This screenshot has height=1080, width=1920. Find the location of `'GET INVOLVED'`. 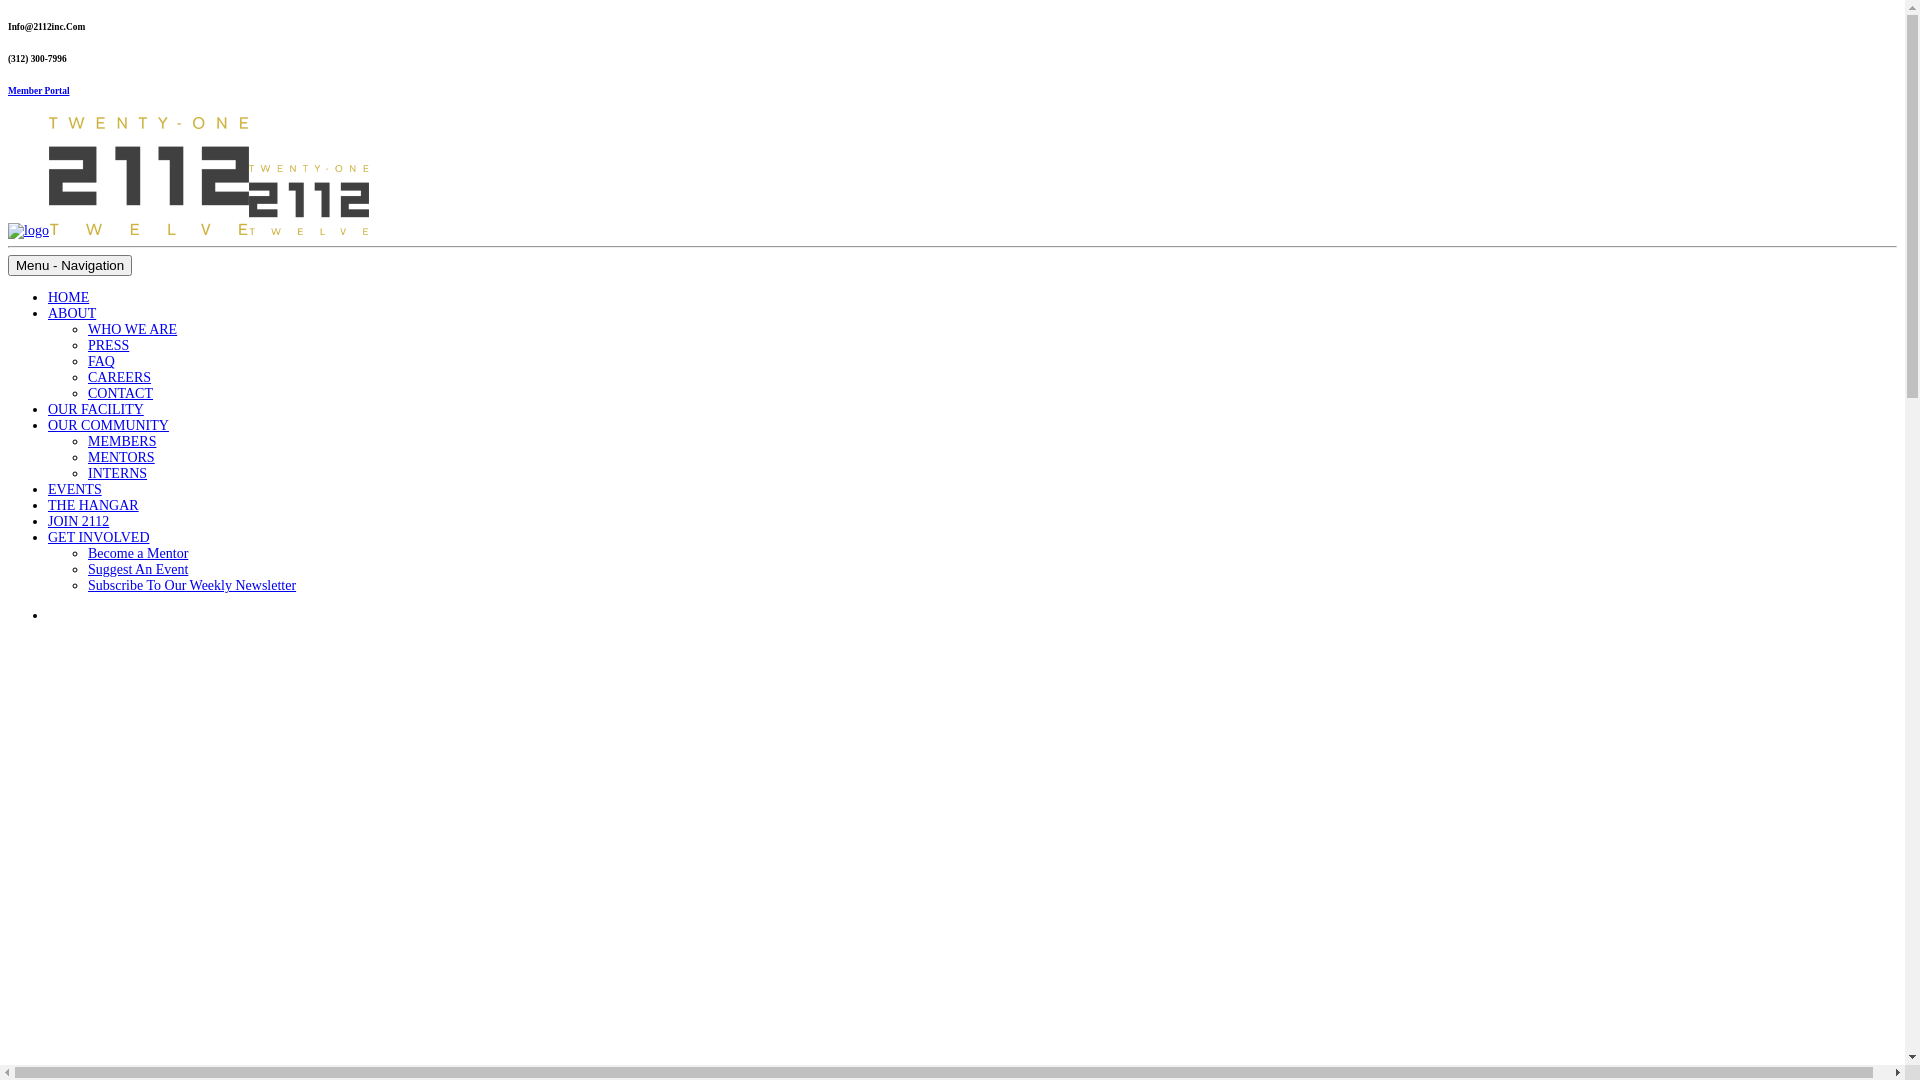

'GET INVOLVED' is located at coordinates (98, 536).